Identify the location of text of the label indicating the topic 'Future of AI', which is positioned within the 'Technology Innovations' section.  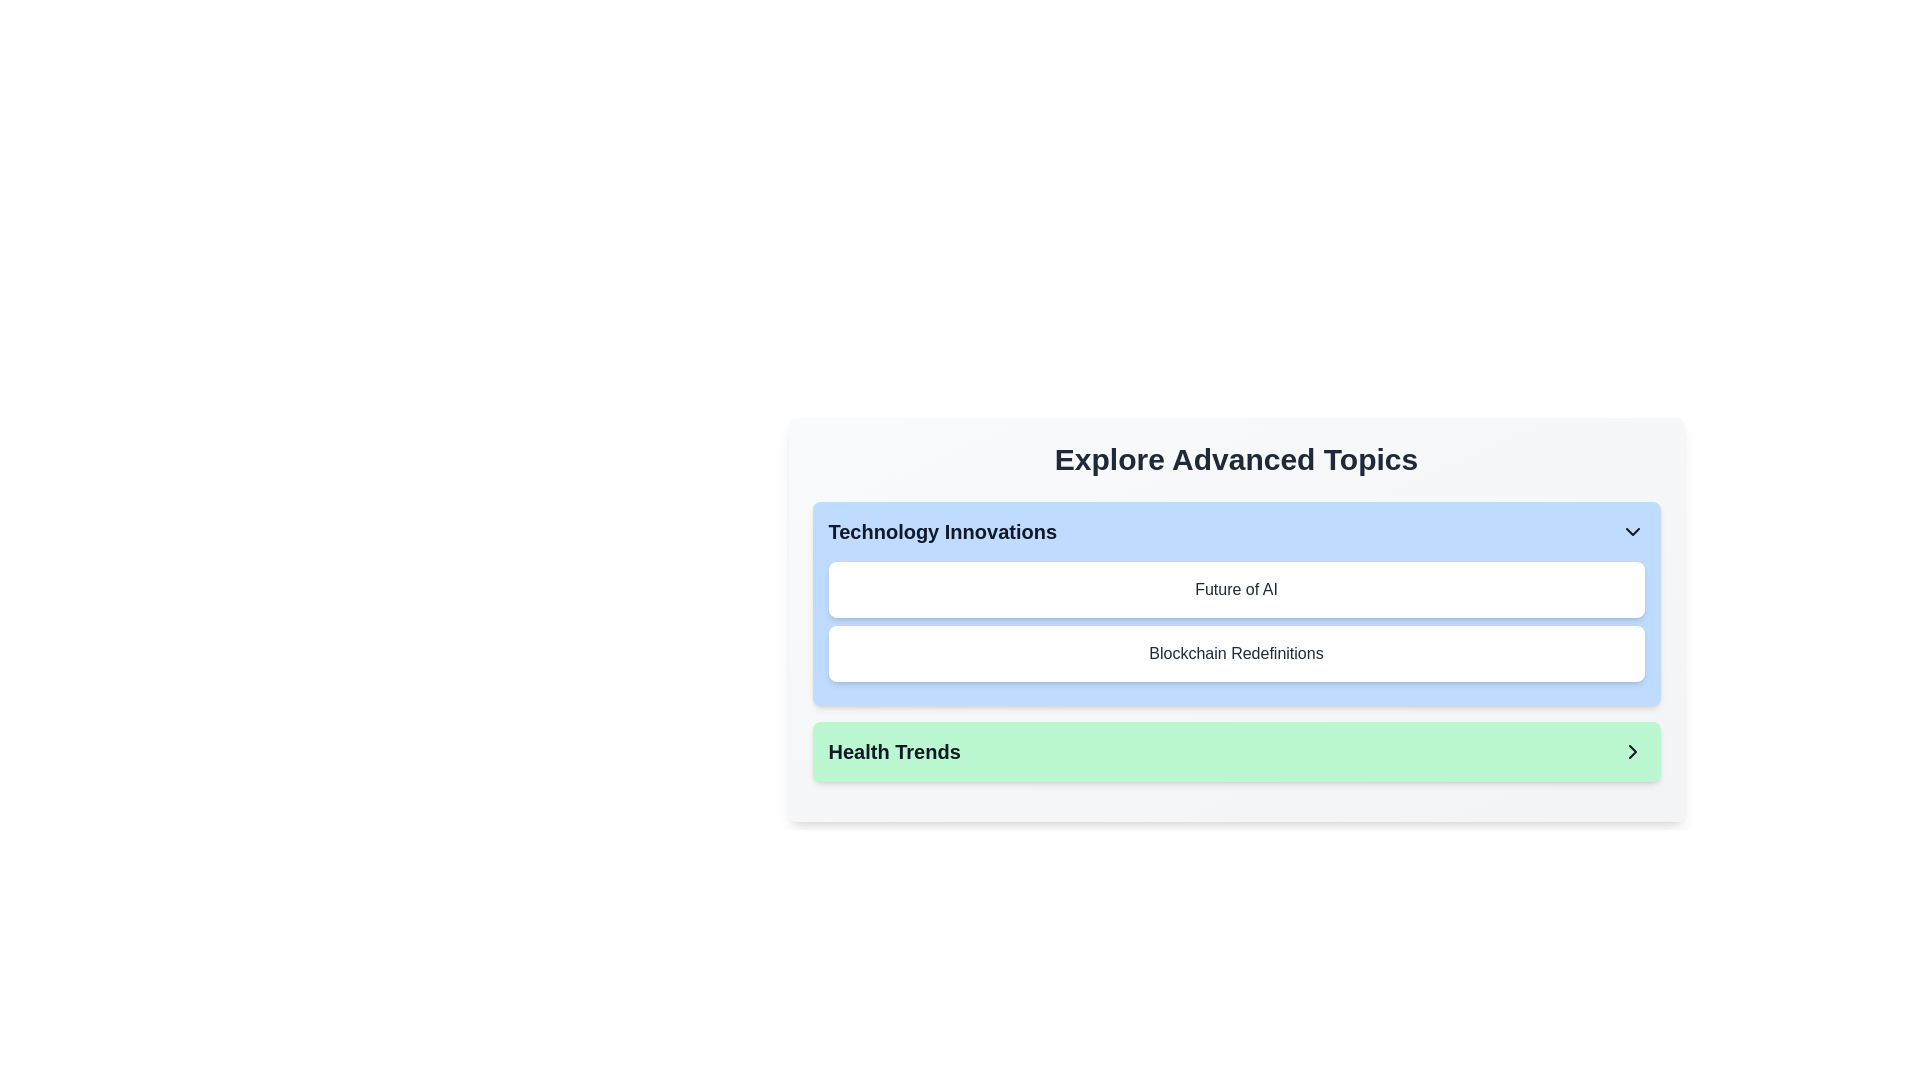
(1235, 589).